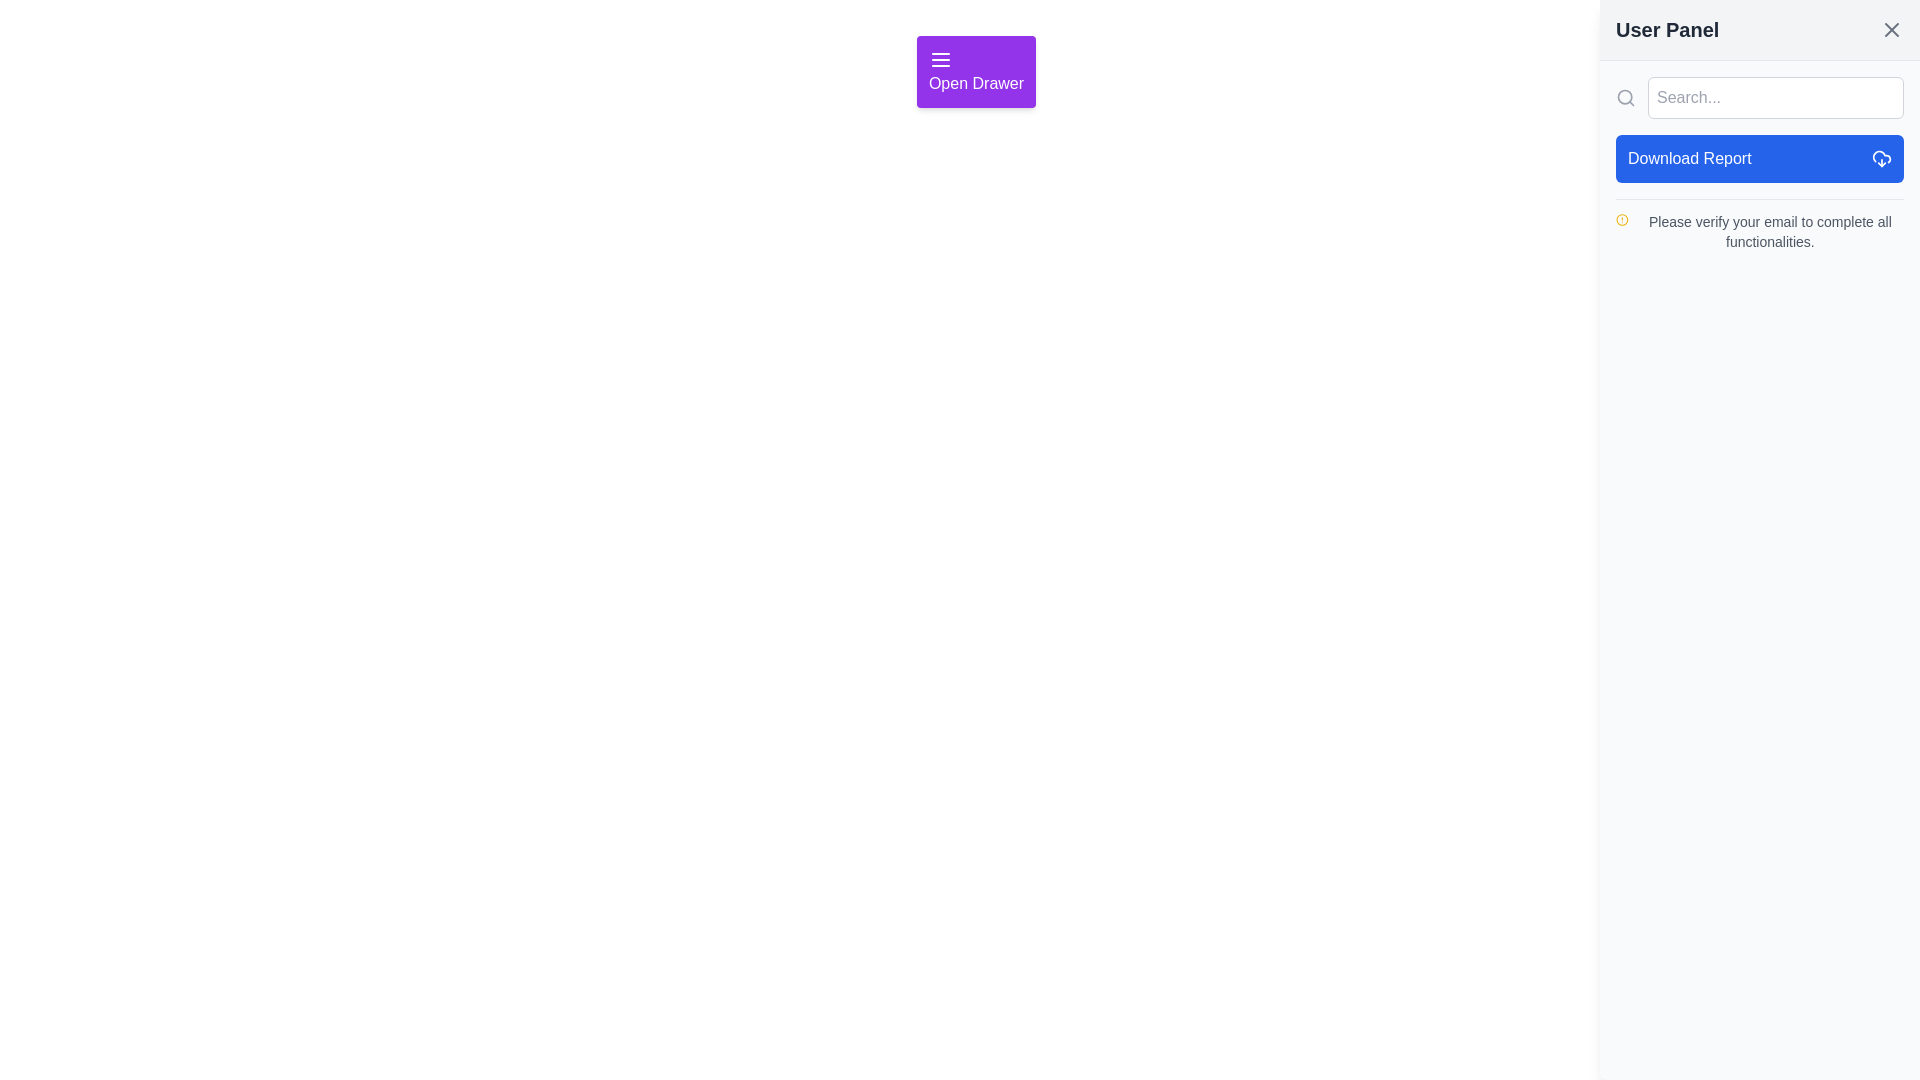  Describe the element at coordinates (1890, 30) in the screenshot. I see `the close icon in the top-right corner of the 'User Panel'` at that location.